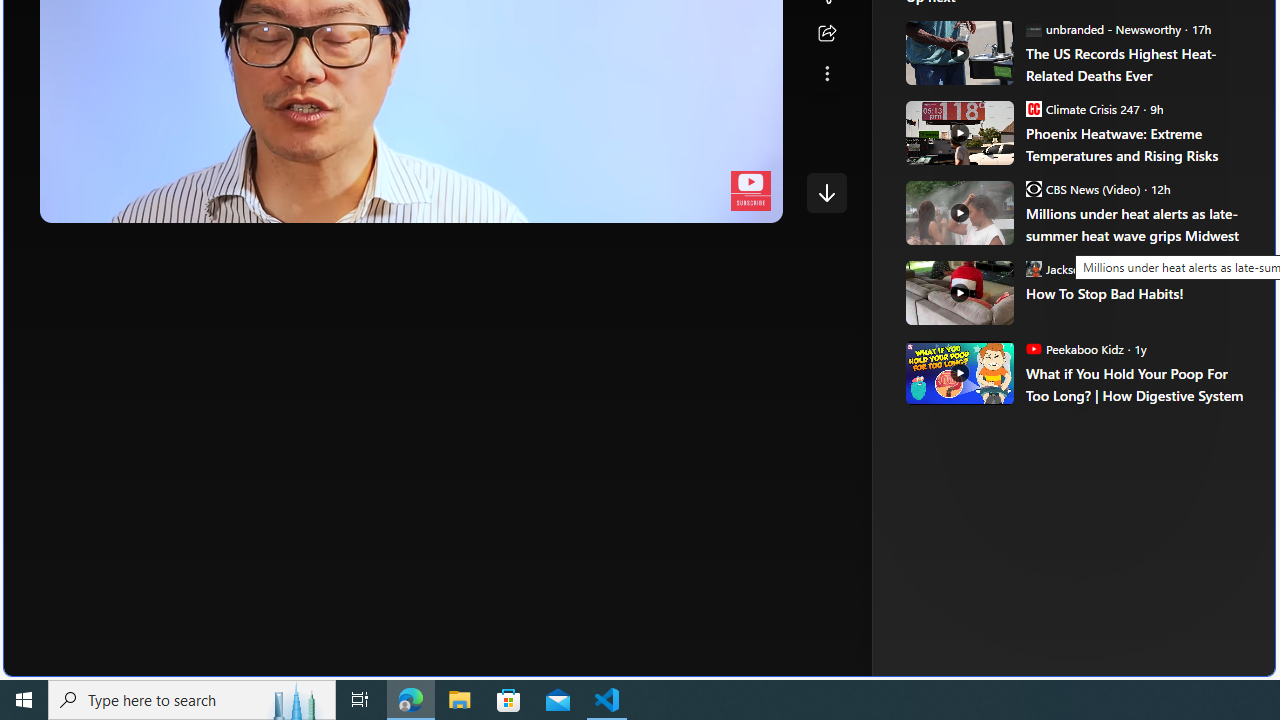 Image resolution: width=1280 pixels, height=720 pixels. What do you see at coordinates (1102, 28) in the screenshot?
I see `'unbranded - Newsworthy unbranded - Newsworthy'` at bounding box center [1102, 28].